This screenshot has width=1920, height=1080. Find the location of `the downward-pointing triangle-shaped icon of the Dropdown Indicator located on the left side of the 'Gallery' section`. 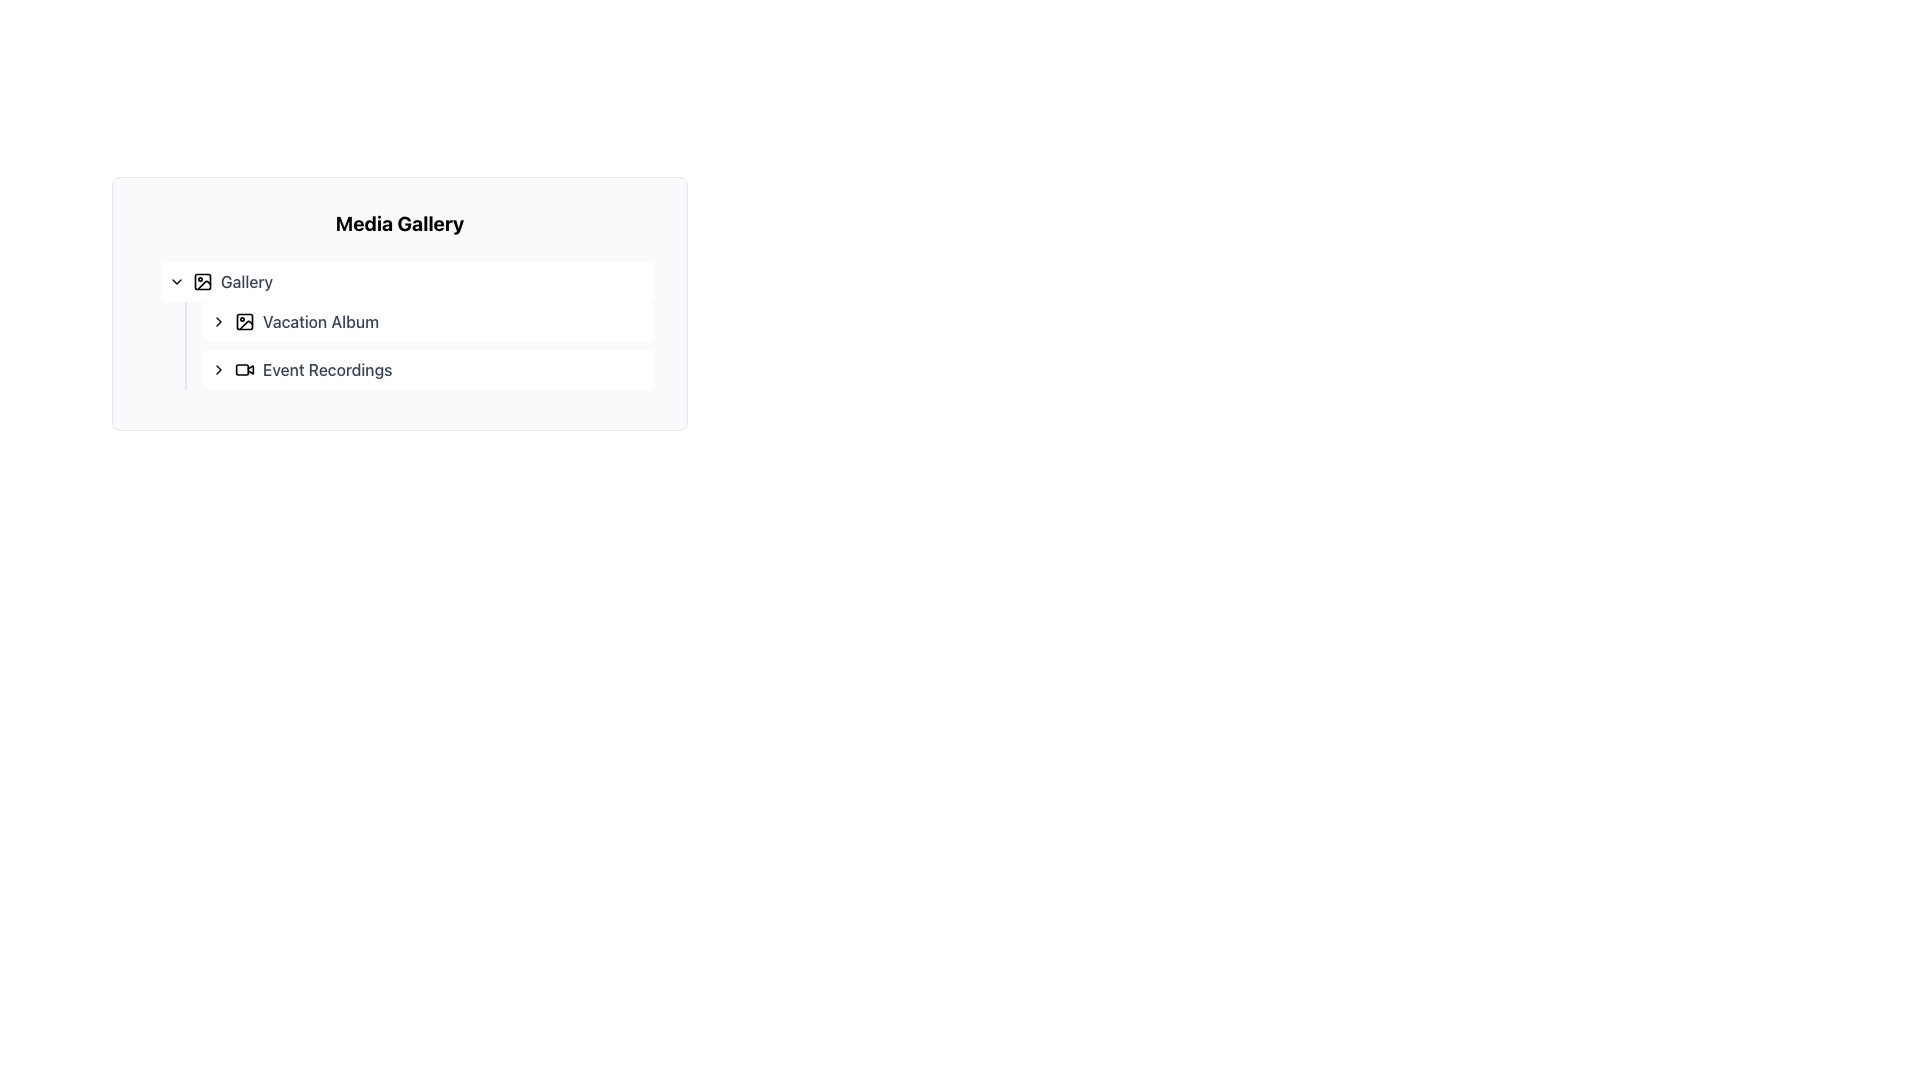

the downward-pointing triangle-shaped icon of the Dropdown Indicator located on the left side of the 'Gallery' section is located at coordinates (177, 281).